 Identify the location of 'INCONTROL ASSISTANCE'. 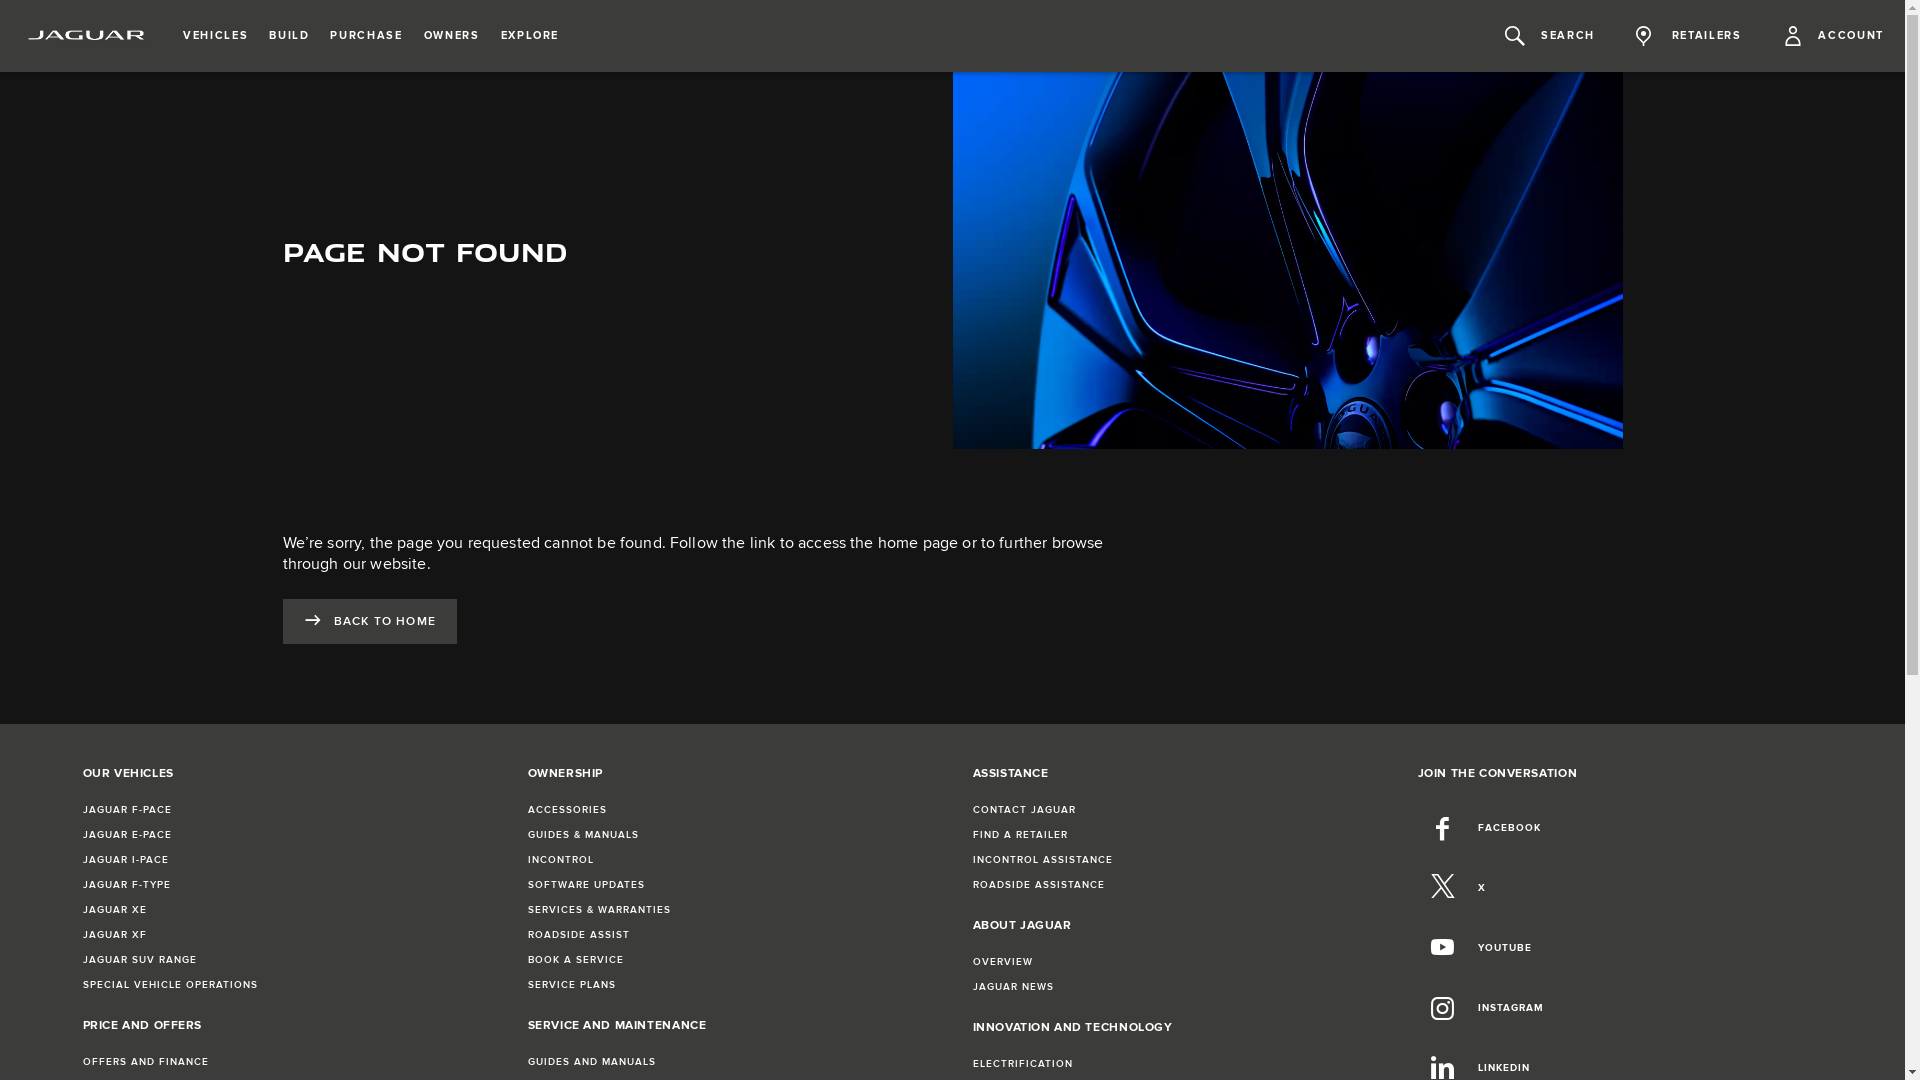
(1040, 859).